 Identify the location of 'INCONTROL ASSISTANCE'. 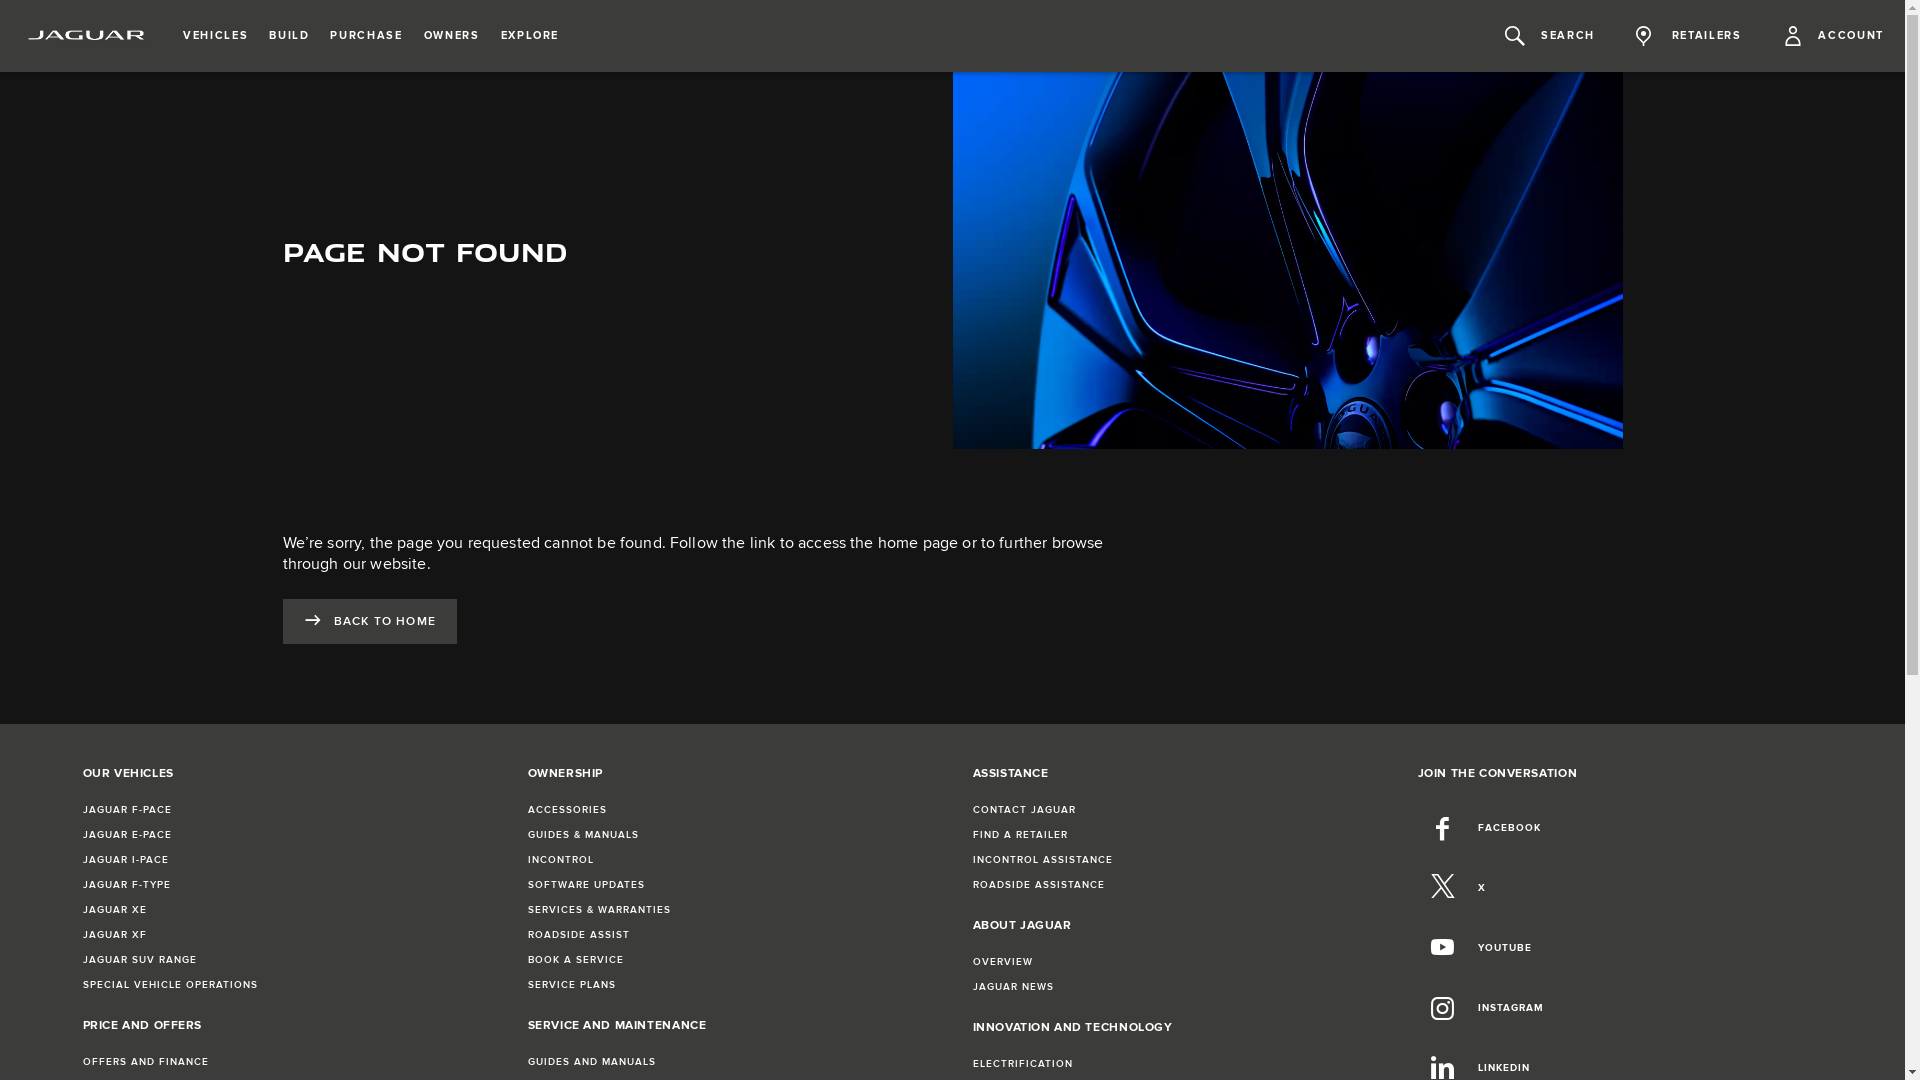
(1040, 859).